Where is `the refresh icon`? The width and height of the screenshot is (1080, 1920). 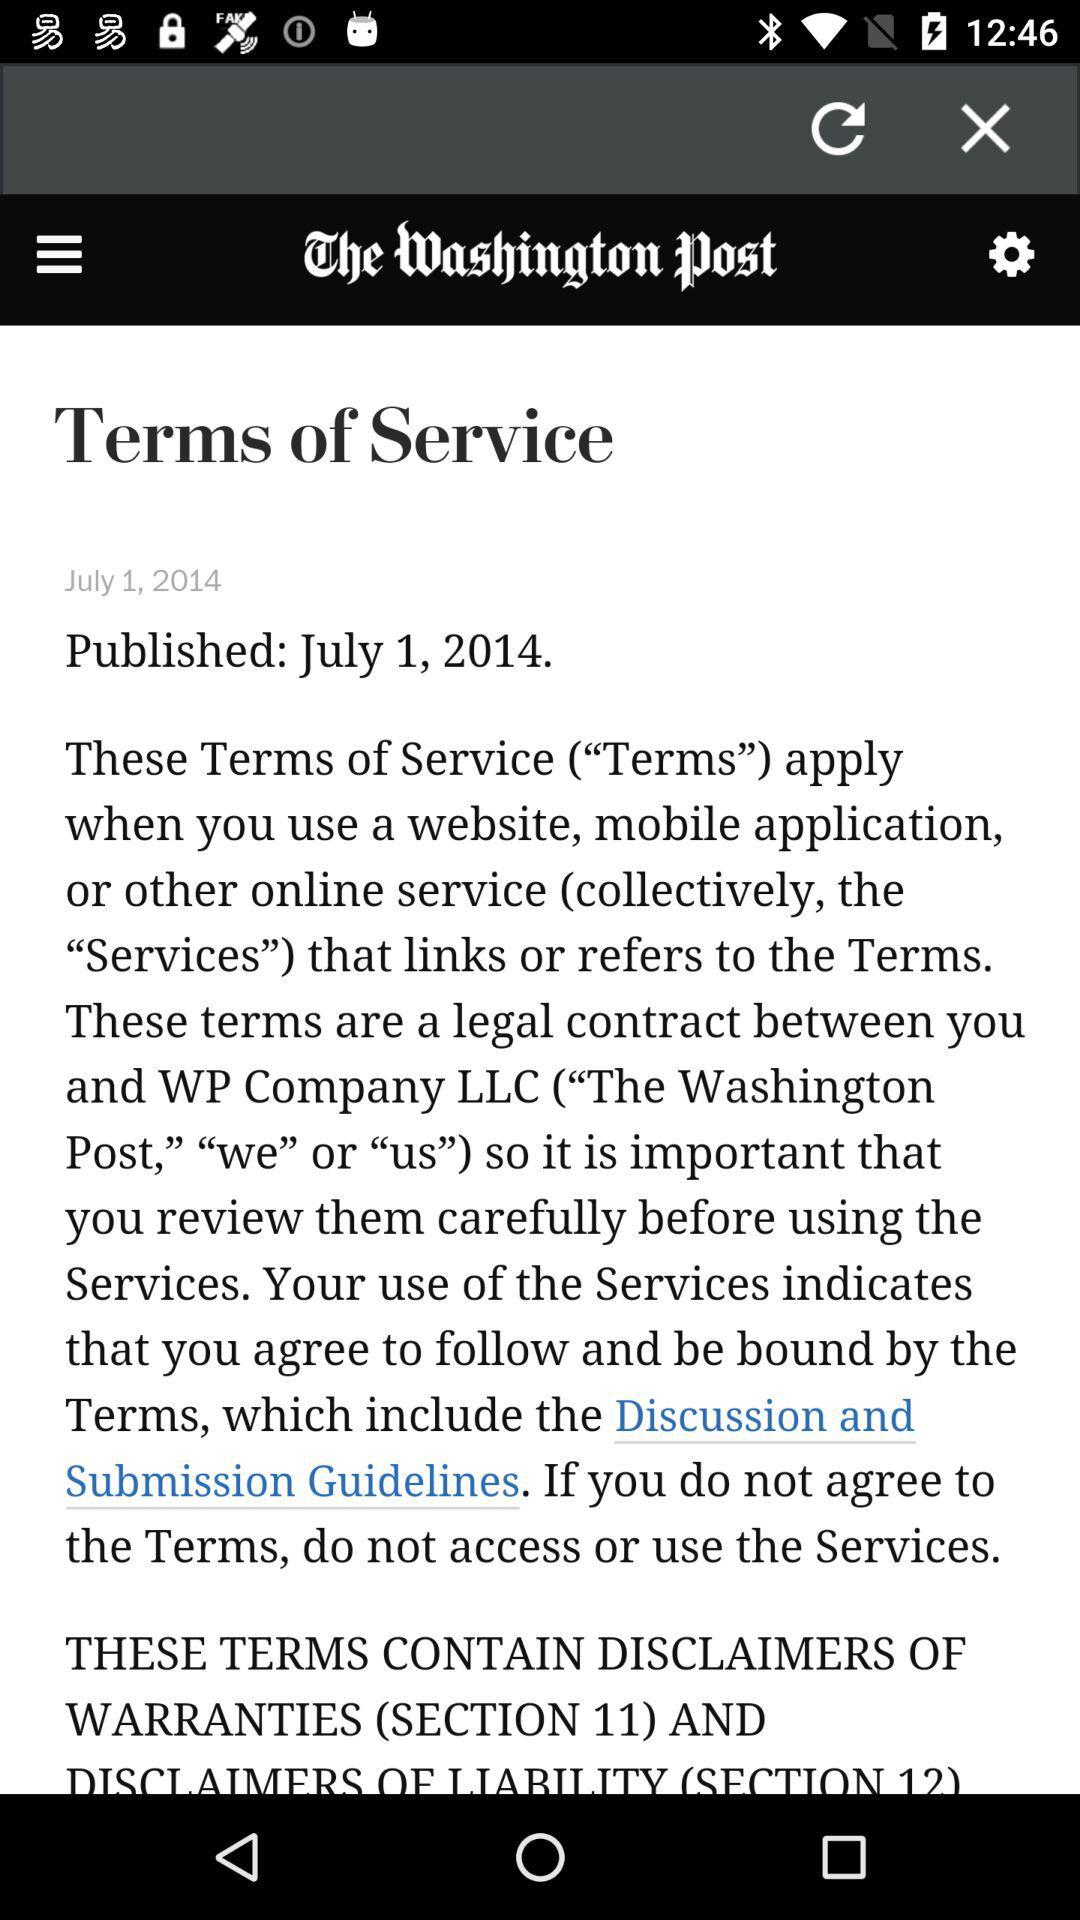 the refresh icon is located at coordinates (838, 127).